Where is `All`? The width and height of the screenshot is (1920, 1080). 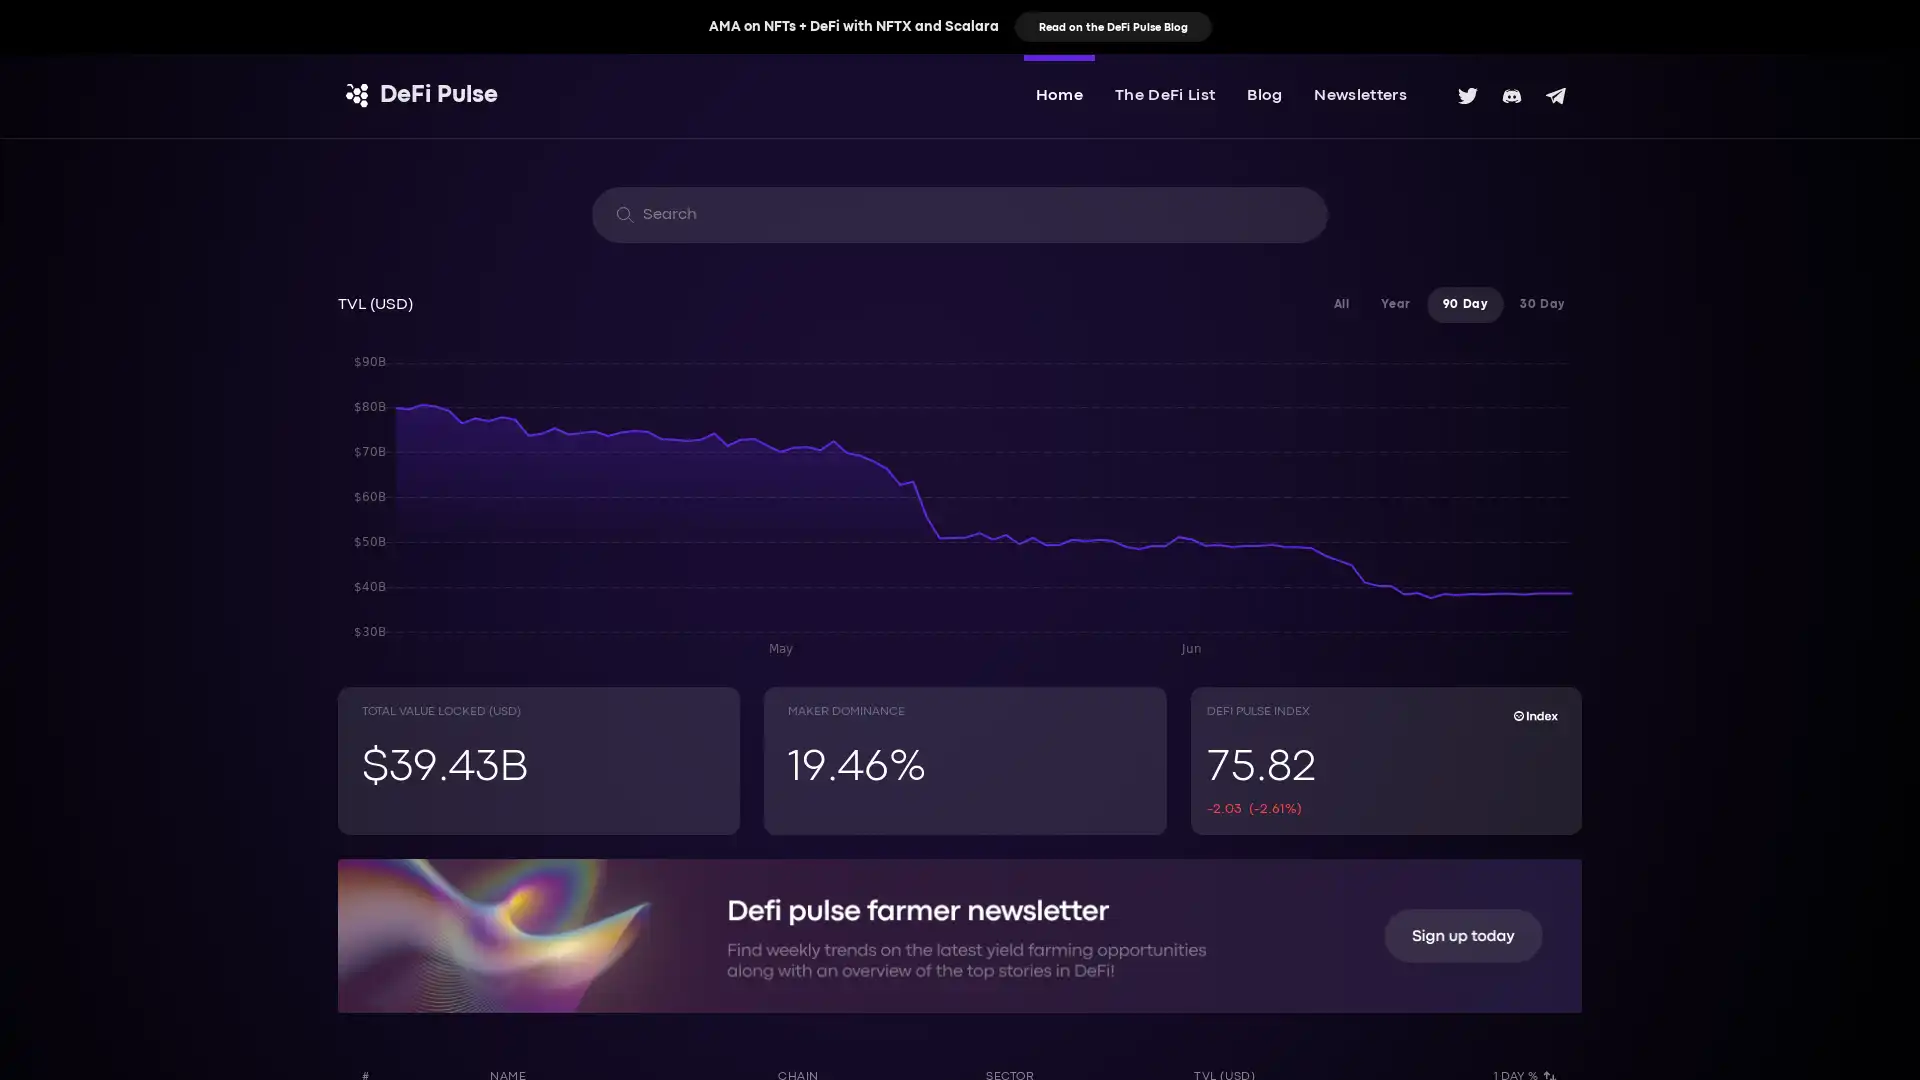
All is located at coordinates (1340, 304).